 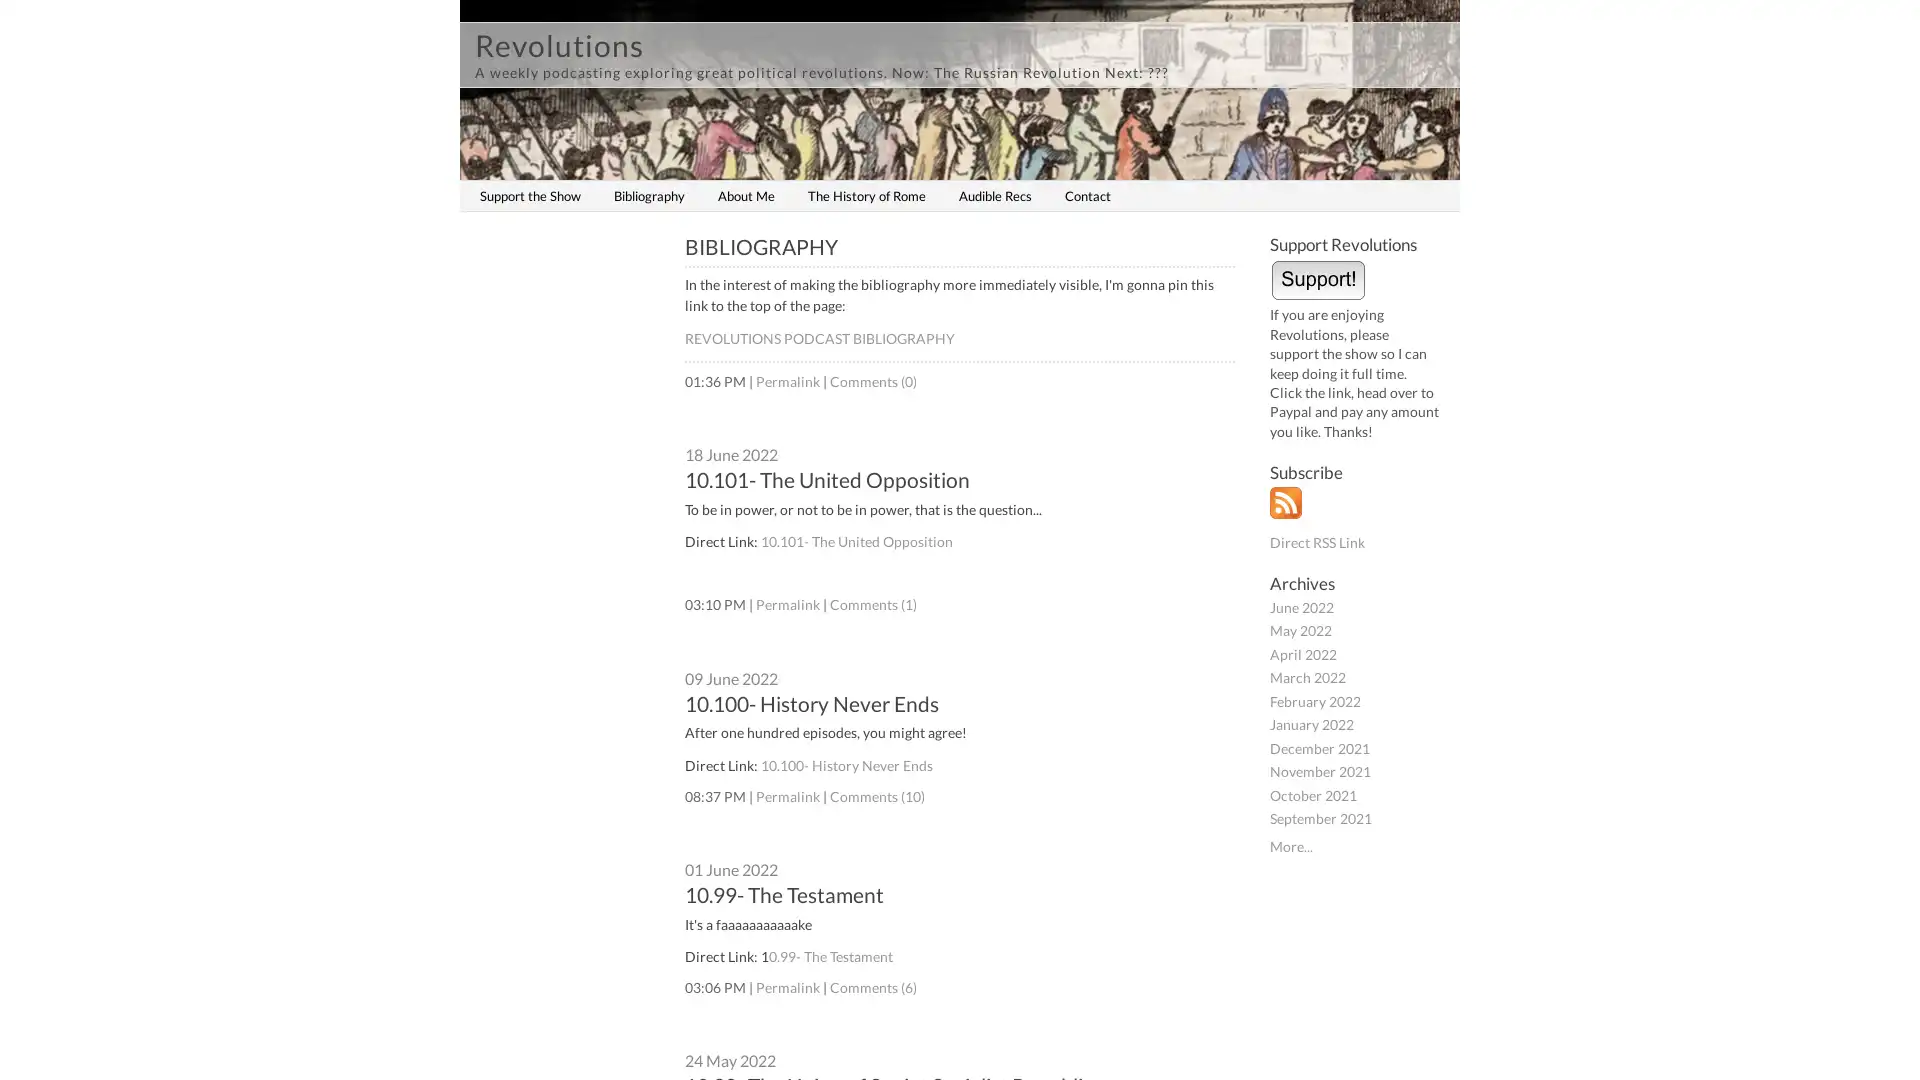 What do you see at coordinates (1318, 278) in the screenshot?
I see `PayPal - The safer, easier way to pay online!` at bounding box center [1318, 278].